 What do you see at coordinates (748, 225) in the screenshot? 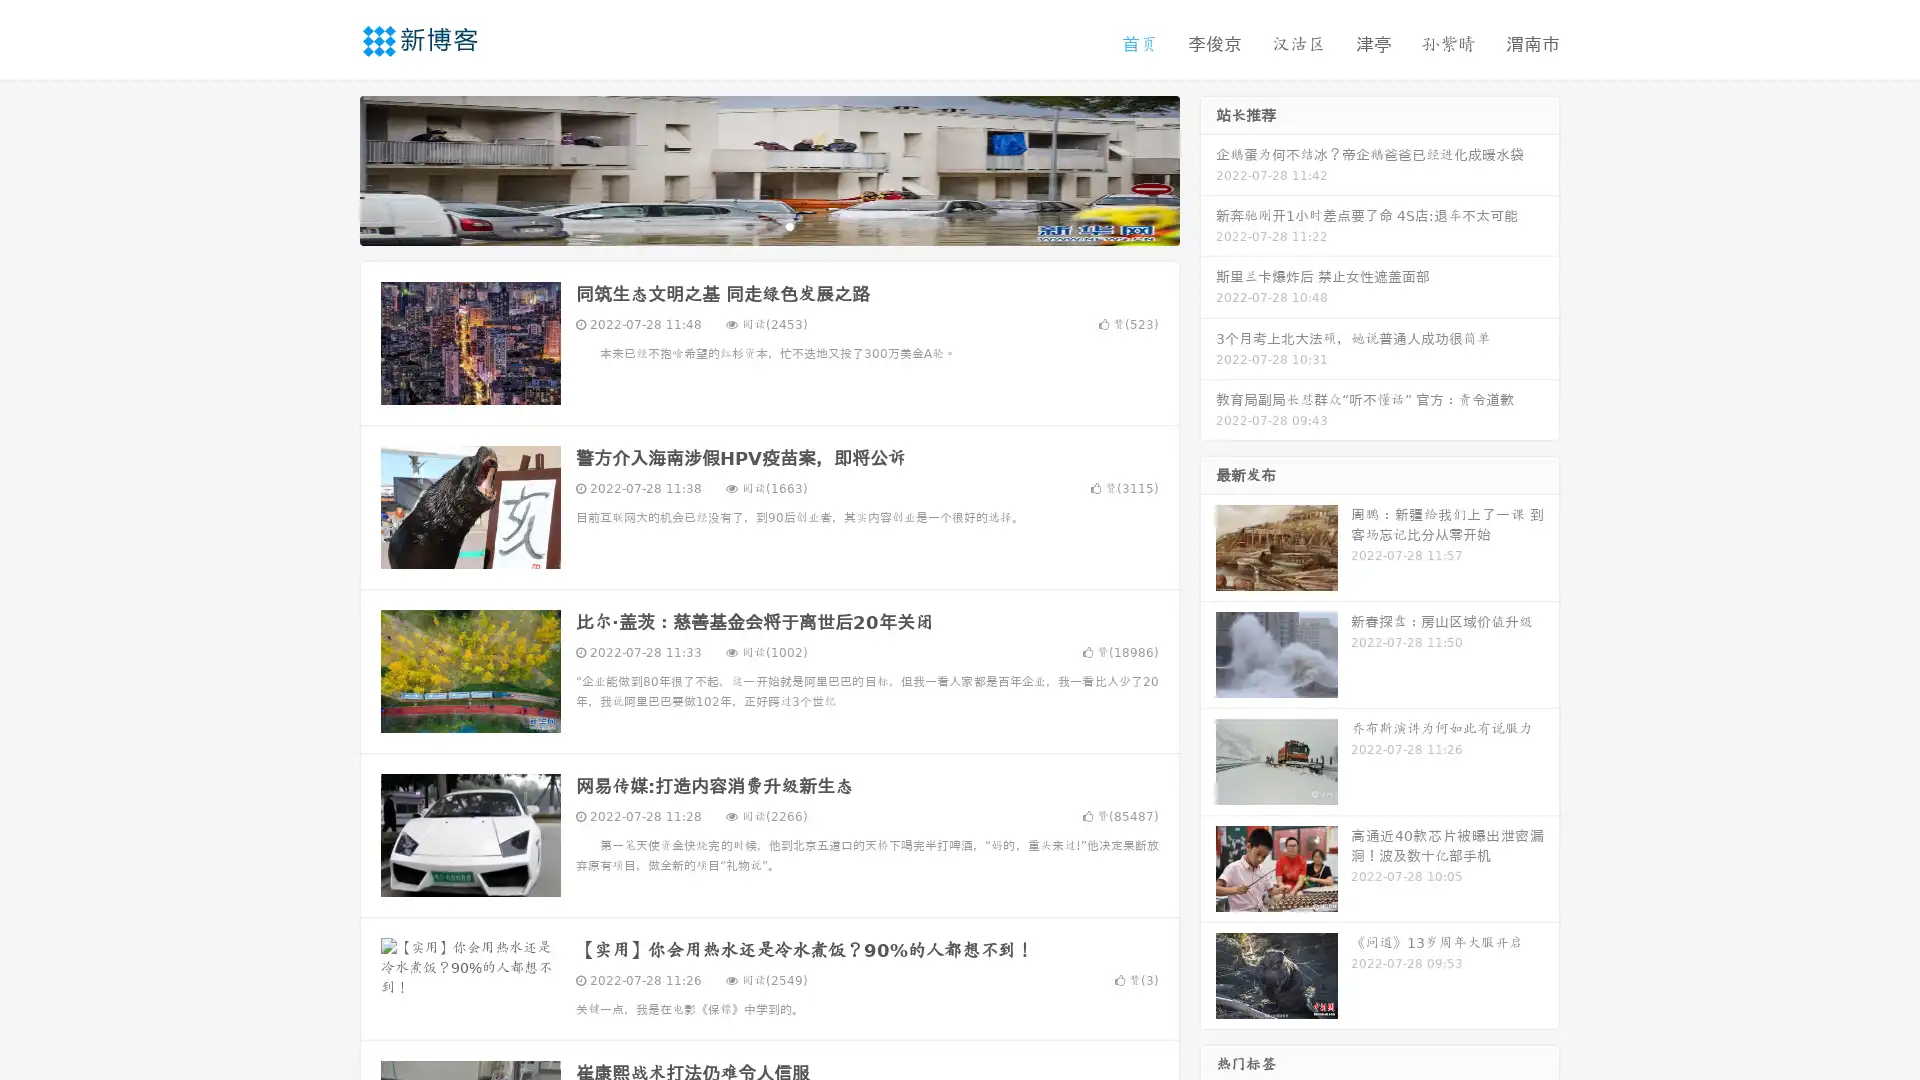
I see `Go to slide 1` at bounding box center [748, 225].